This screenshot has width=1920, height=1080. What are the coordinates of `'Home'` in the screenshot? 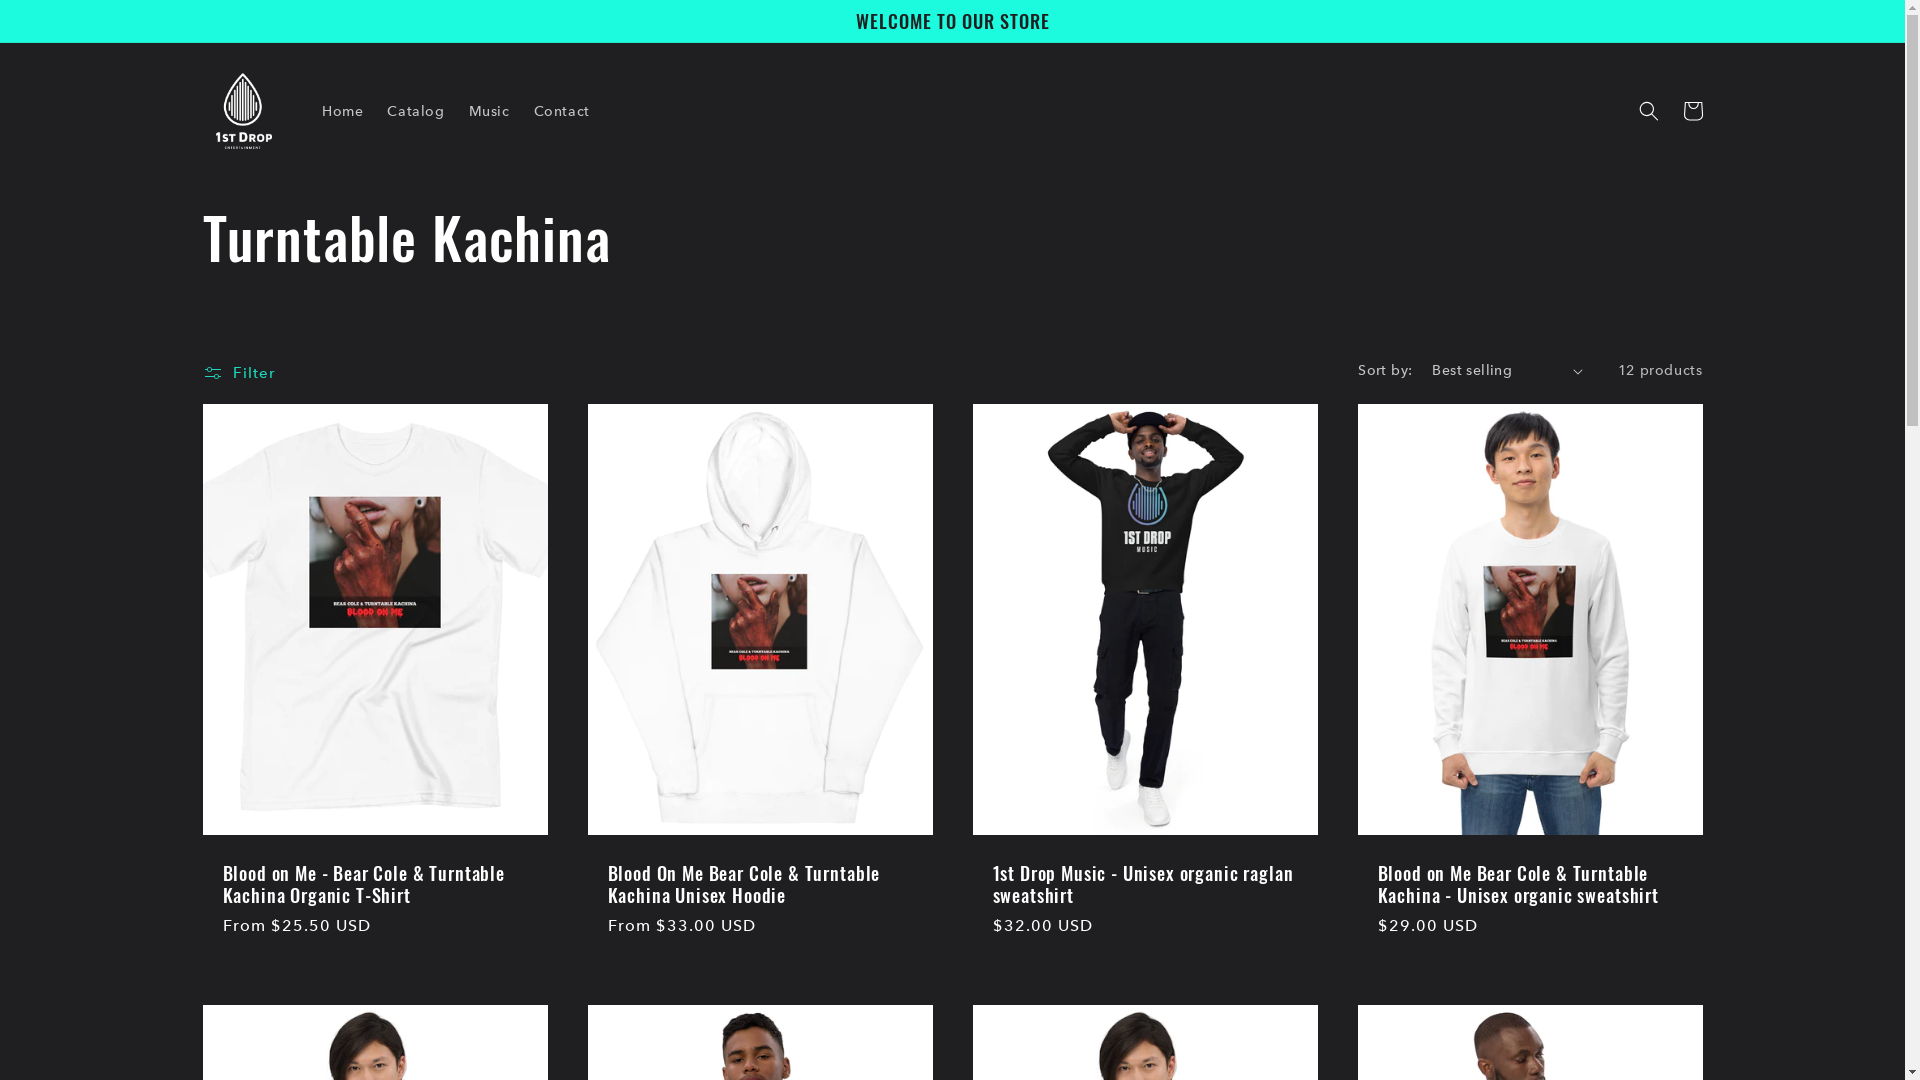 It's located at (342, 111).